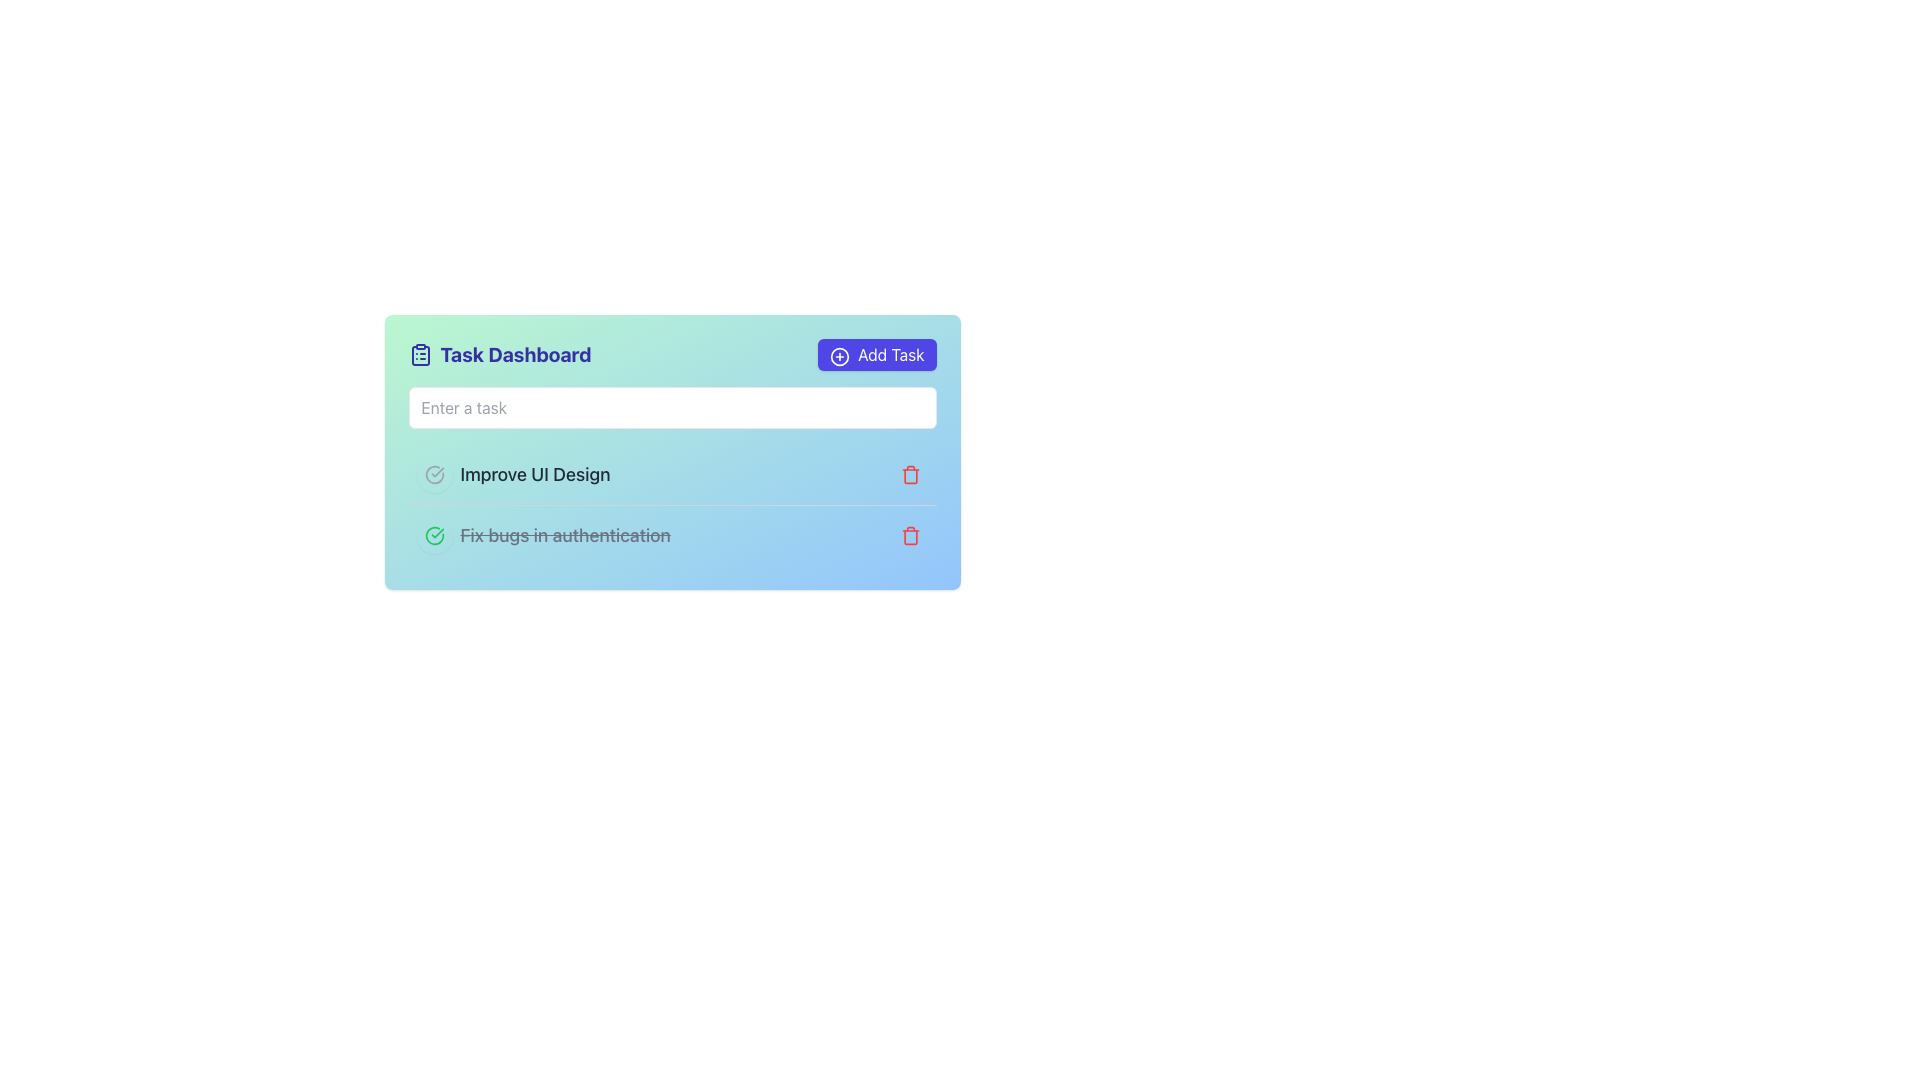 The height and width of the screenshot is (1080, 1920). Describe the element at coordinates (535, 474) in the screenshot. I see `text label that serves as a task entry in the task management interface, located to the right of a circular checkmark icon and above a similar task entry` at that location.